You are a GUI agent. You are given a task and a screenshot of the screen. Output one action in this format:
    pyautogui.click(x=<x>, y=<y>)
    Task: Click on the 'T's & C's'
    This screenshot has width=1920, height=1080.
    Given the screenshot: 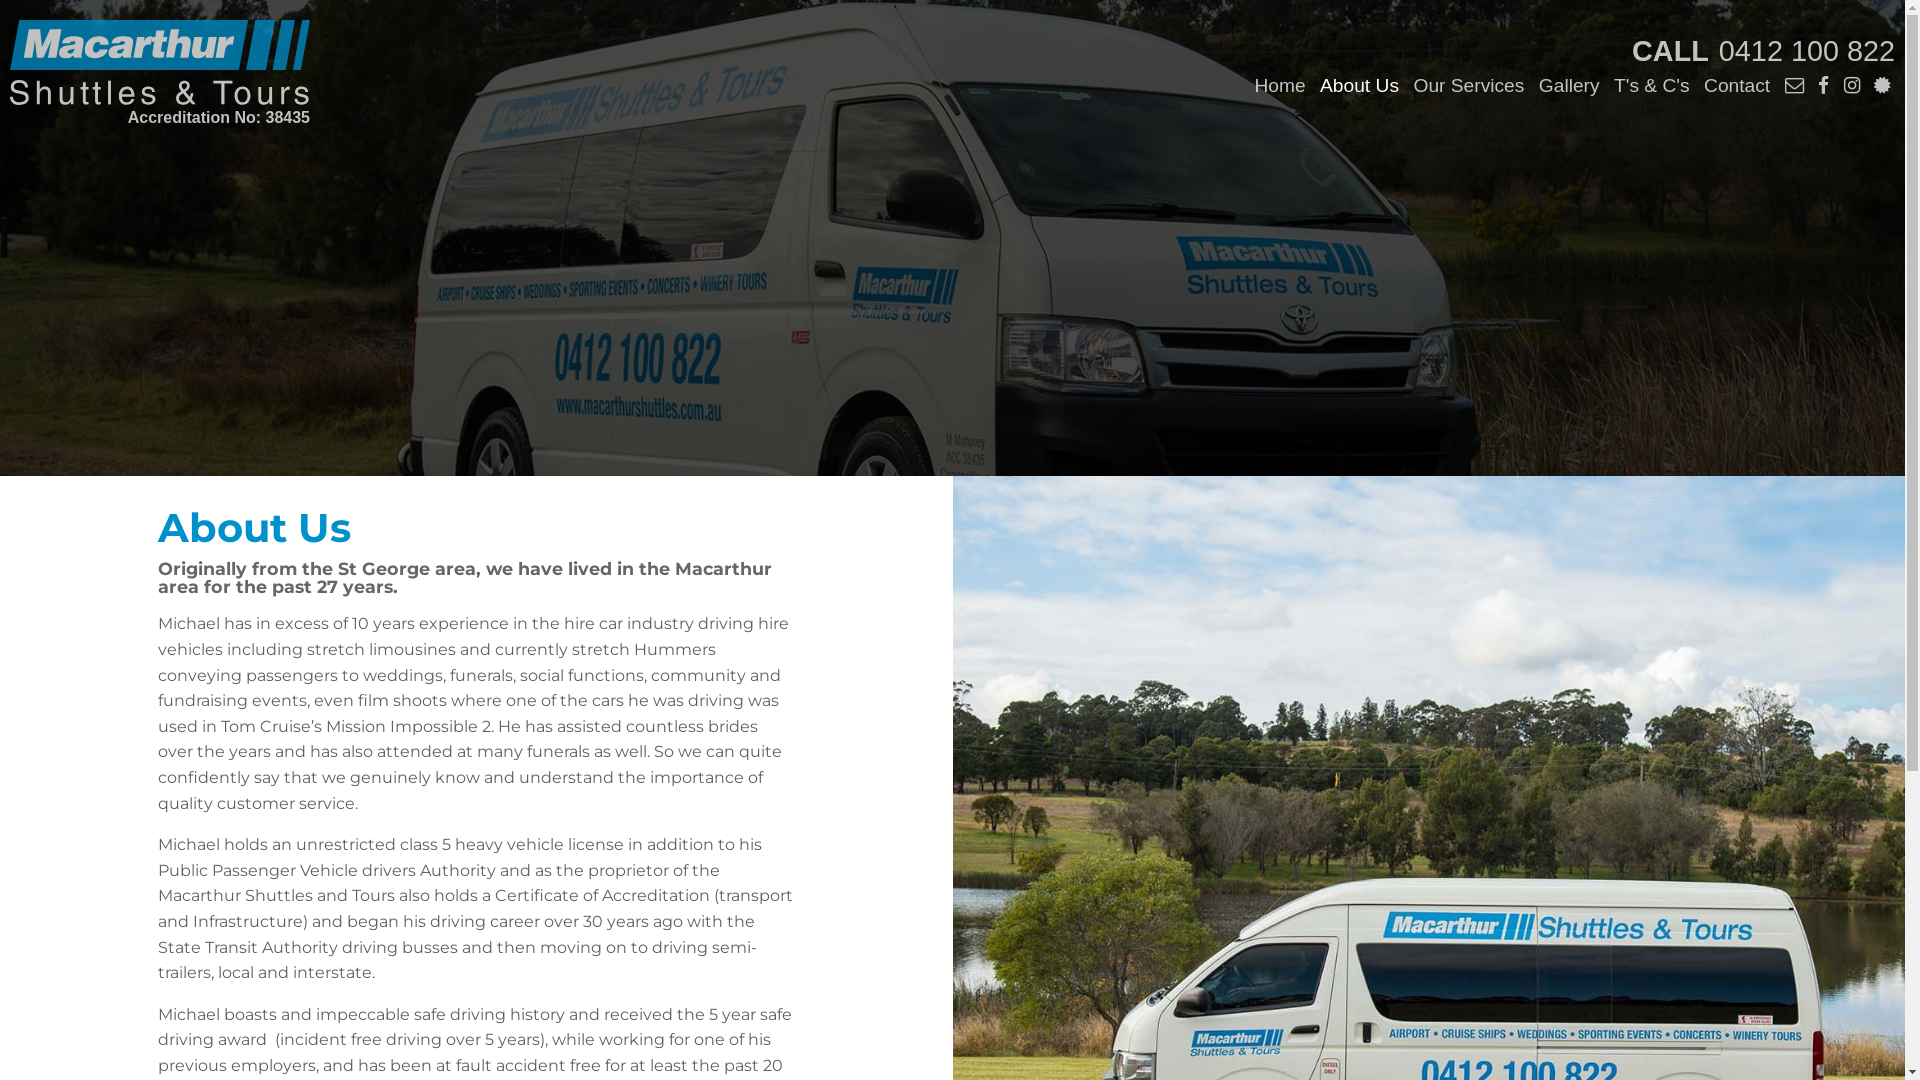 What is the action you would take?
    pyautogui.click(x=1608, y=84)
    